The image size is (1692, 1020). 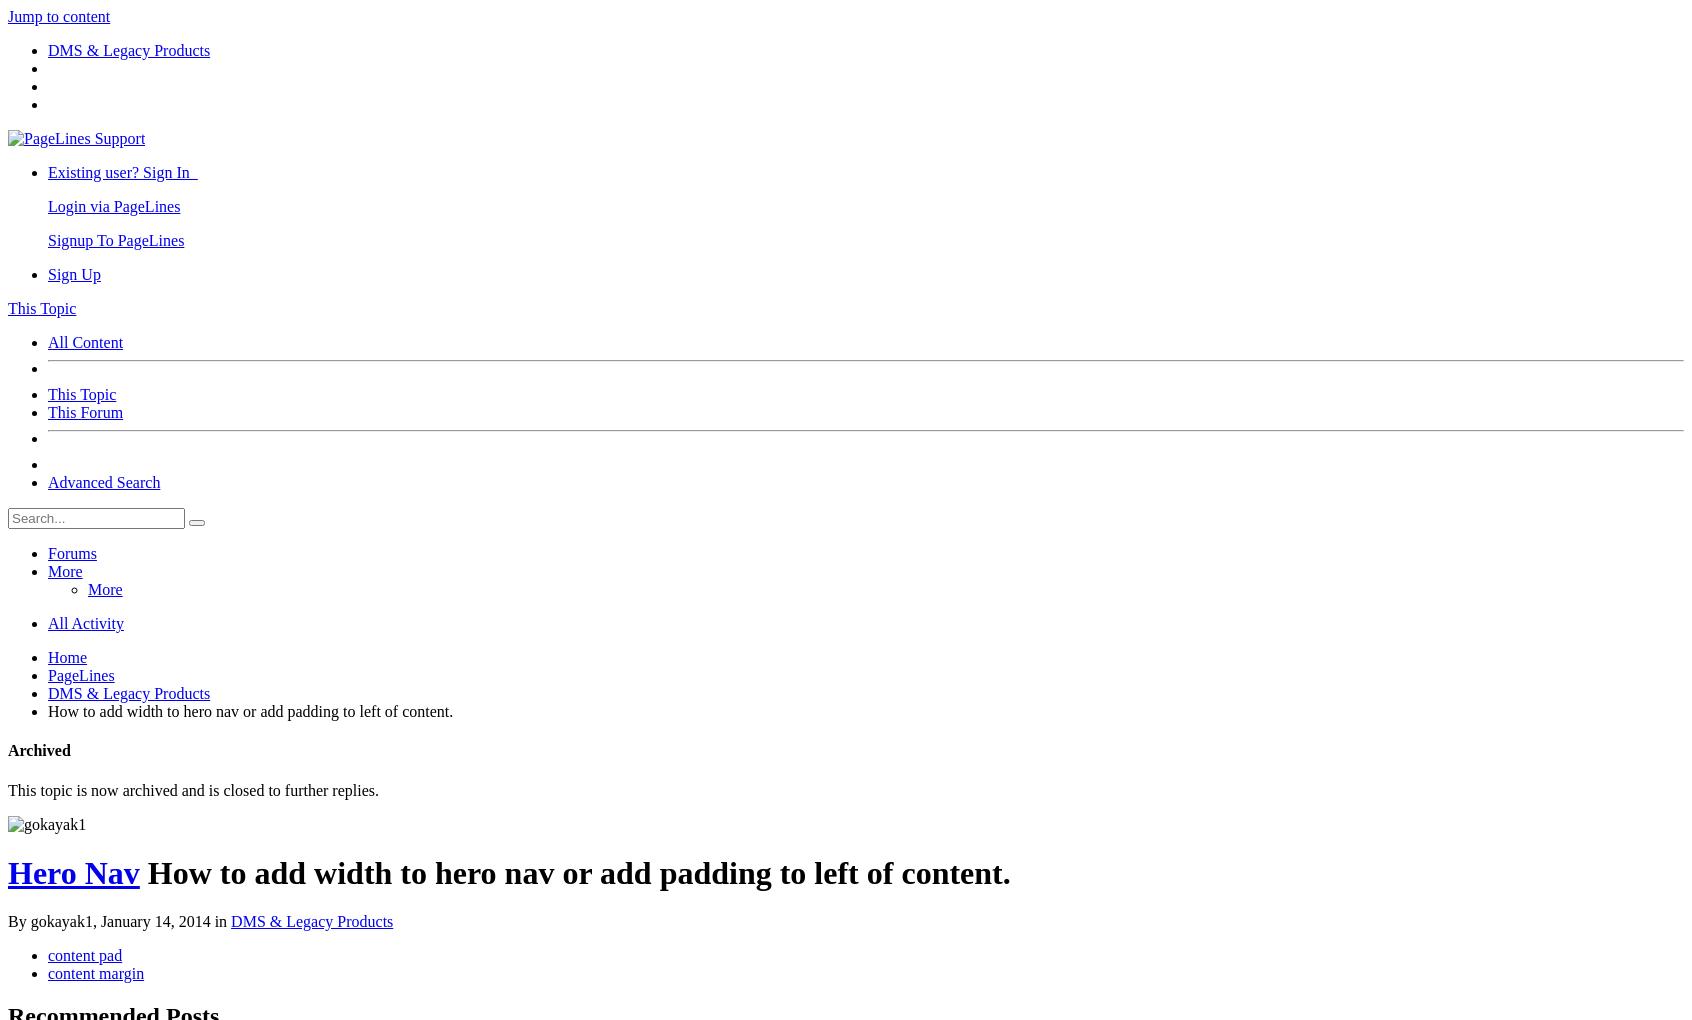 I want to click on 'Advanced Search', so click(x=104, y=482).